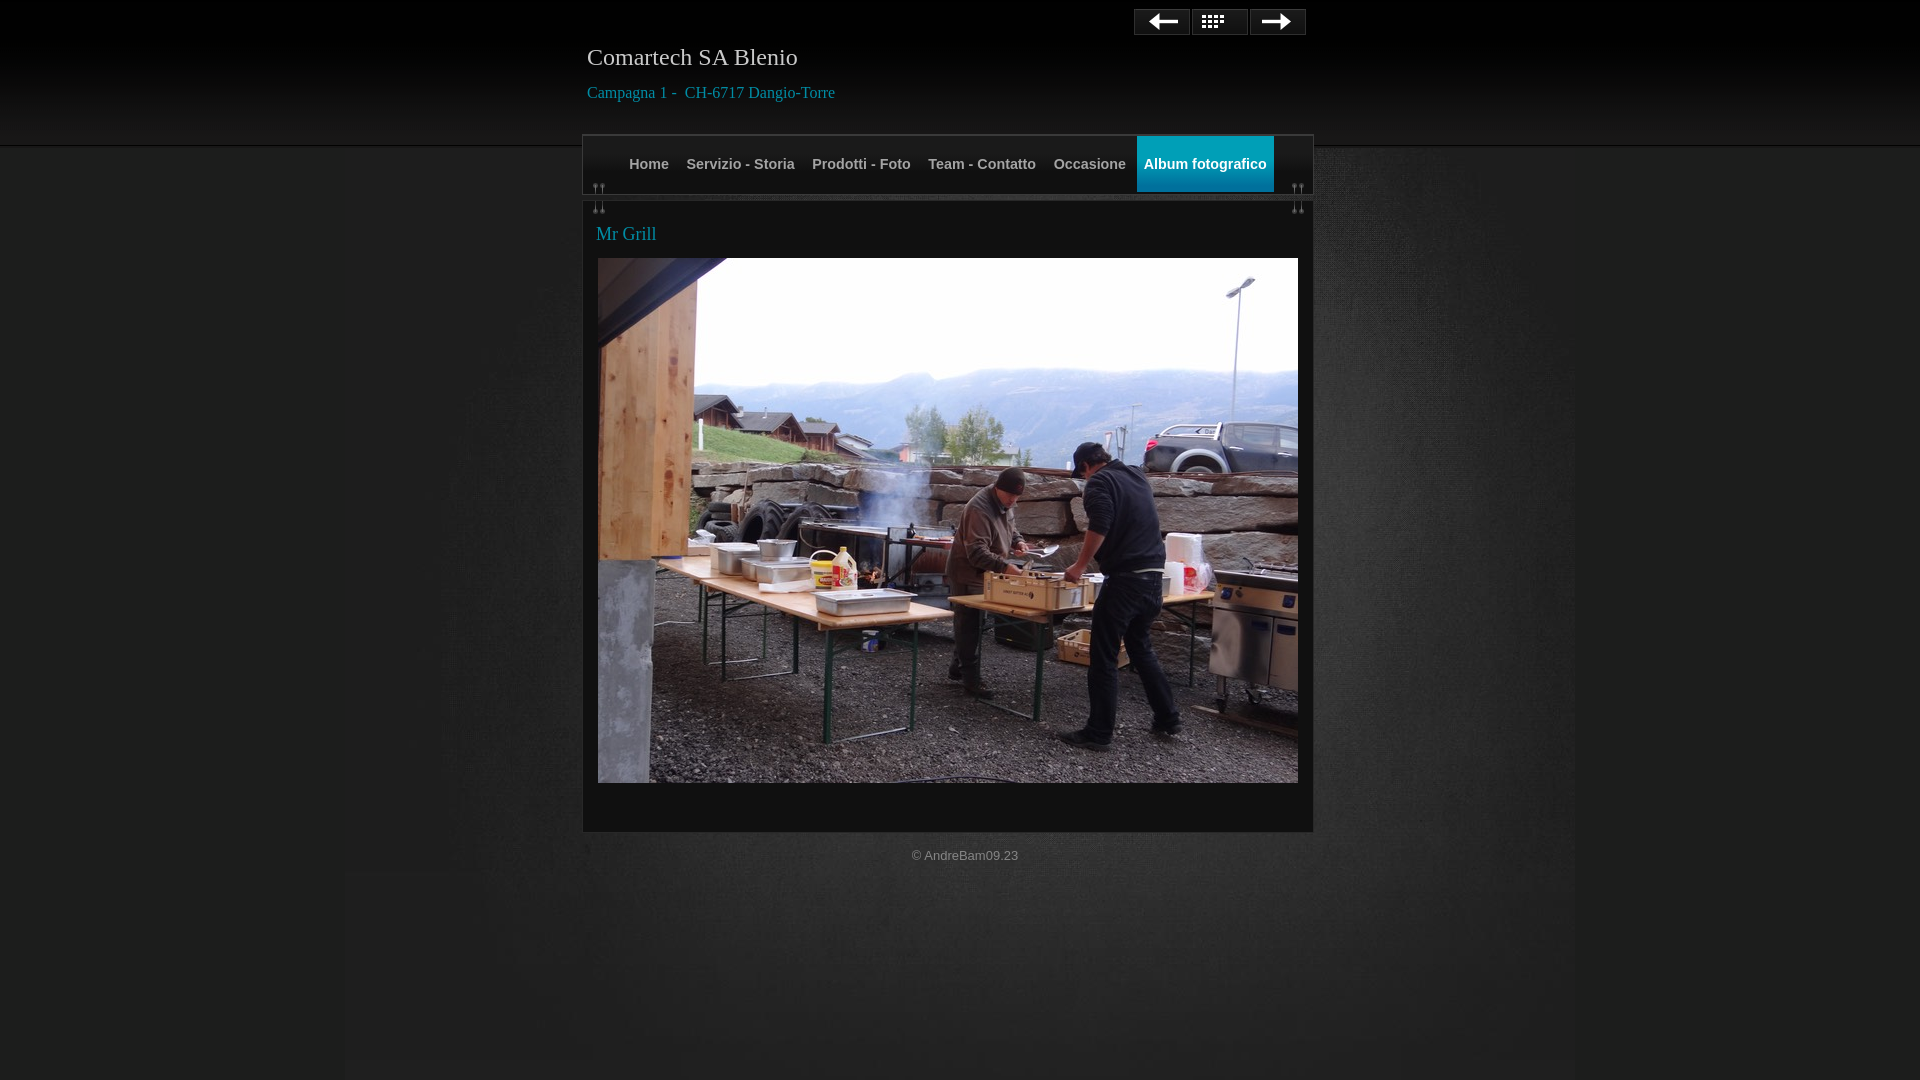 The width and height of the screenshot is (1920, 1080). Describe the element at coordinates (1133, 22) in the screenshot. I see `'Precedente'` at that location.